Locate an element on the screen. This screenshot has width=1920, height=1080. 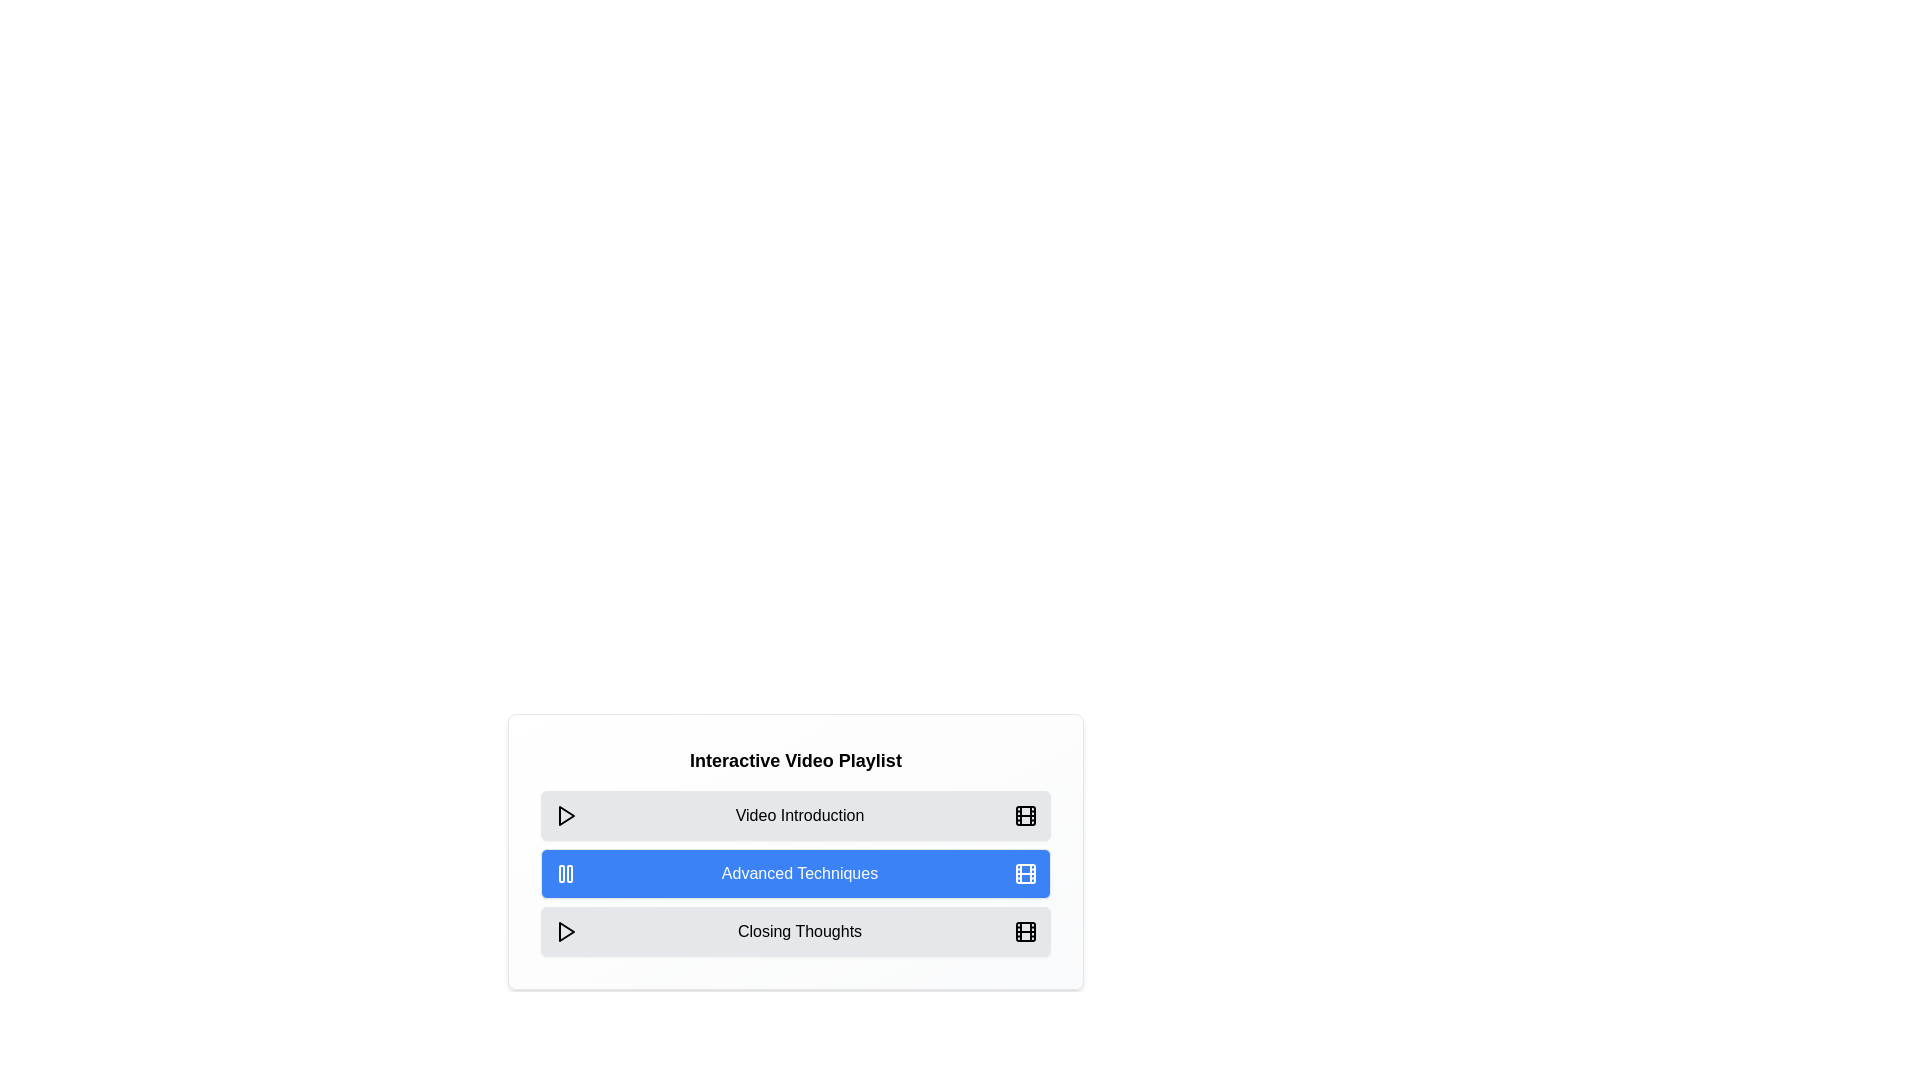
the video chip corresponding to Closing Thoughts to toggle its play/pause state is located at coordinates (795, 932).